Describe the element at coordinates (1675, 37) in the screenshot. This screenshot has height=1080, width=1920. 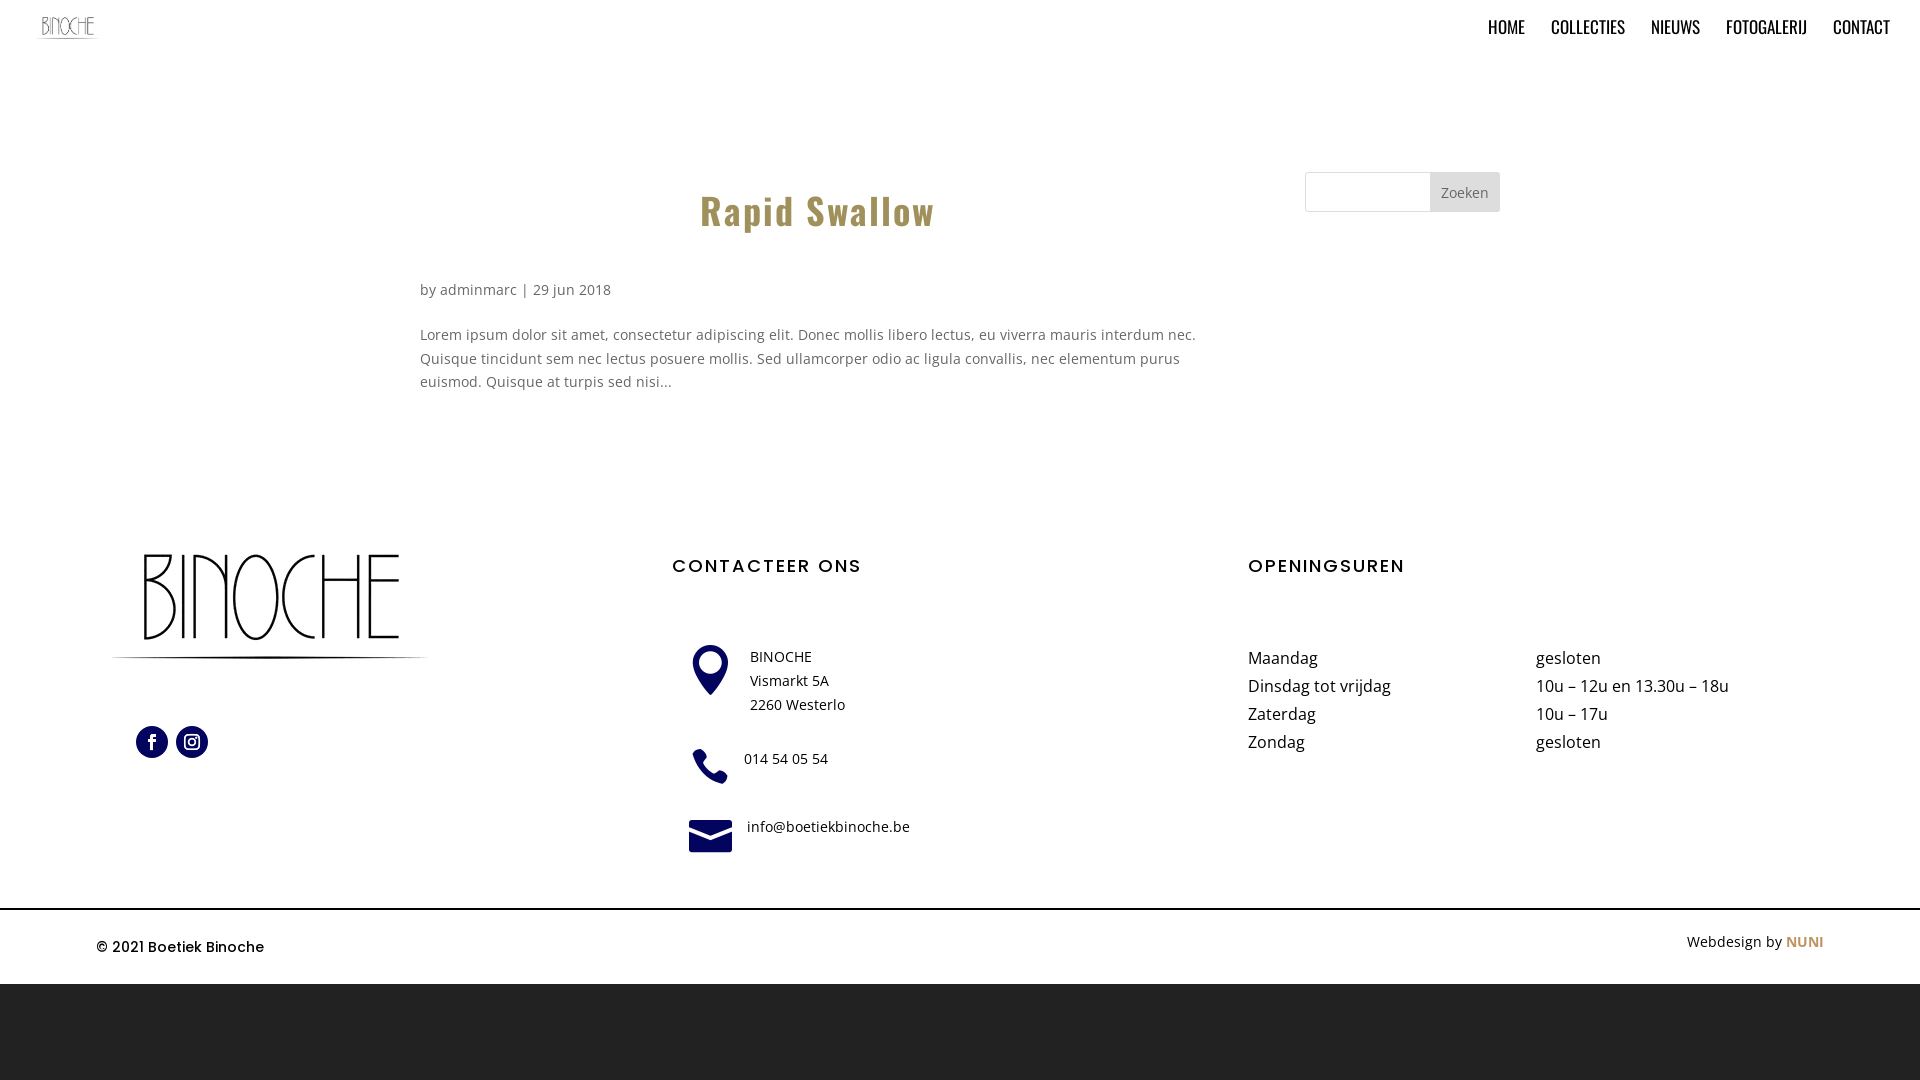
I see `'NIEUWS'` at that location.